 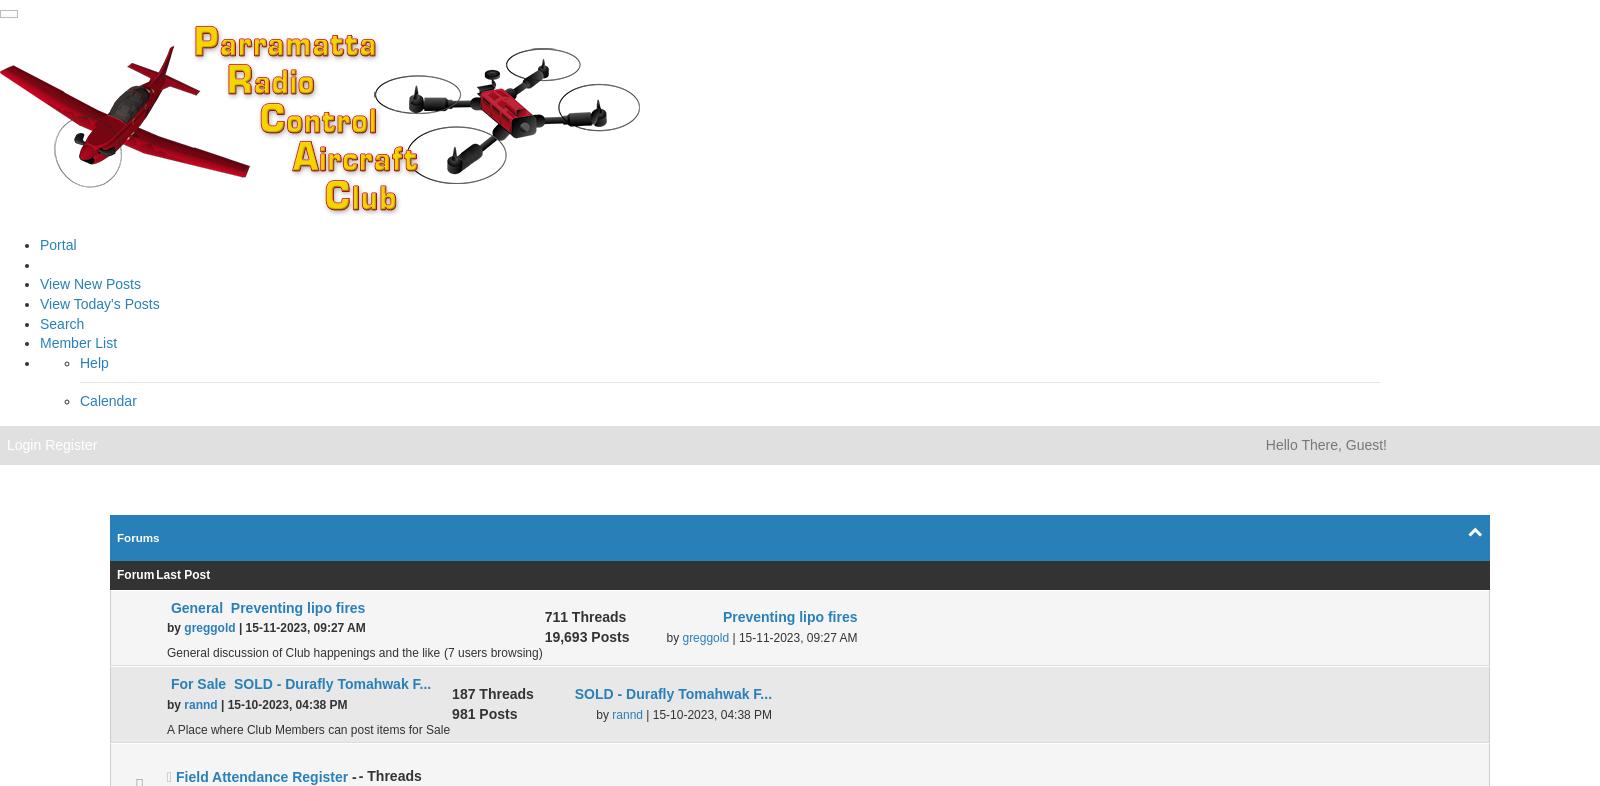 I want to click on 'Portal', so click(x=57, y=244).